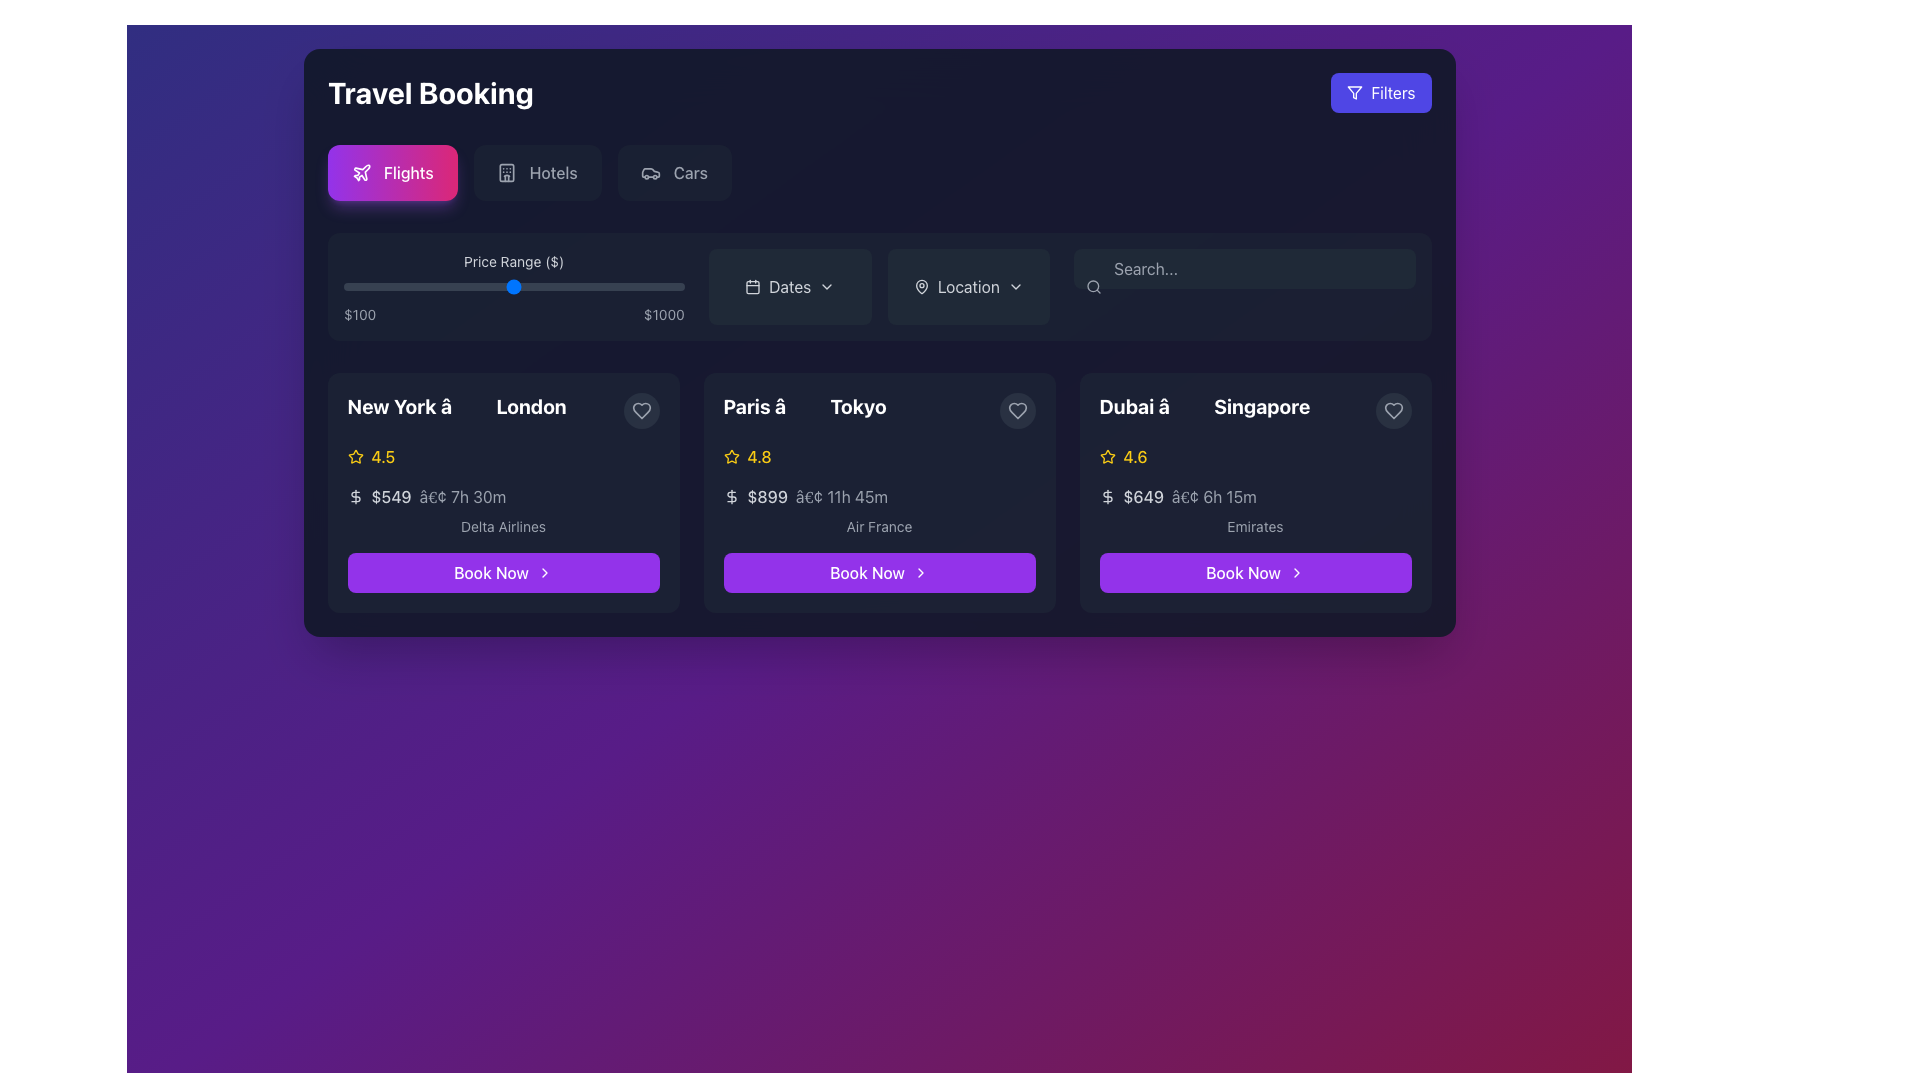 This screenshot has width=1920, height=1080. I want to click on the 'Cars' text label within the button located in the top navigation bar, which is styled in gray against a dark background, so click(690, 172).